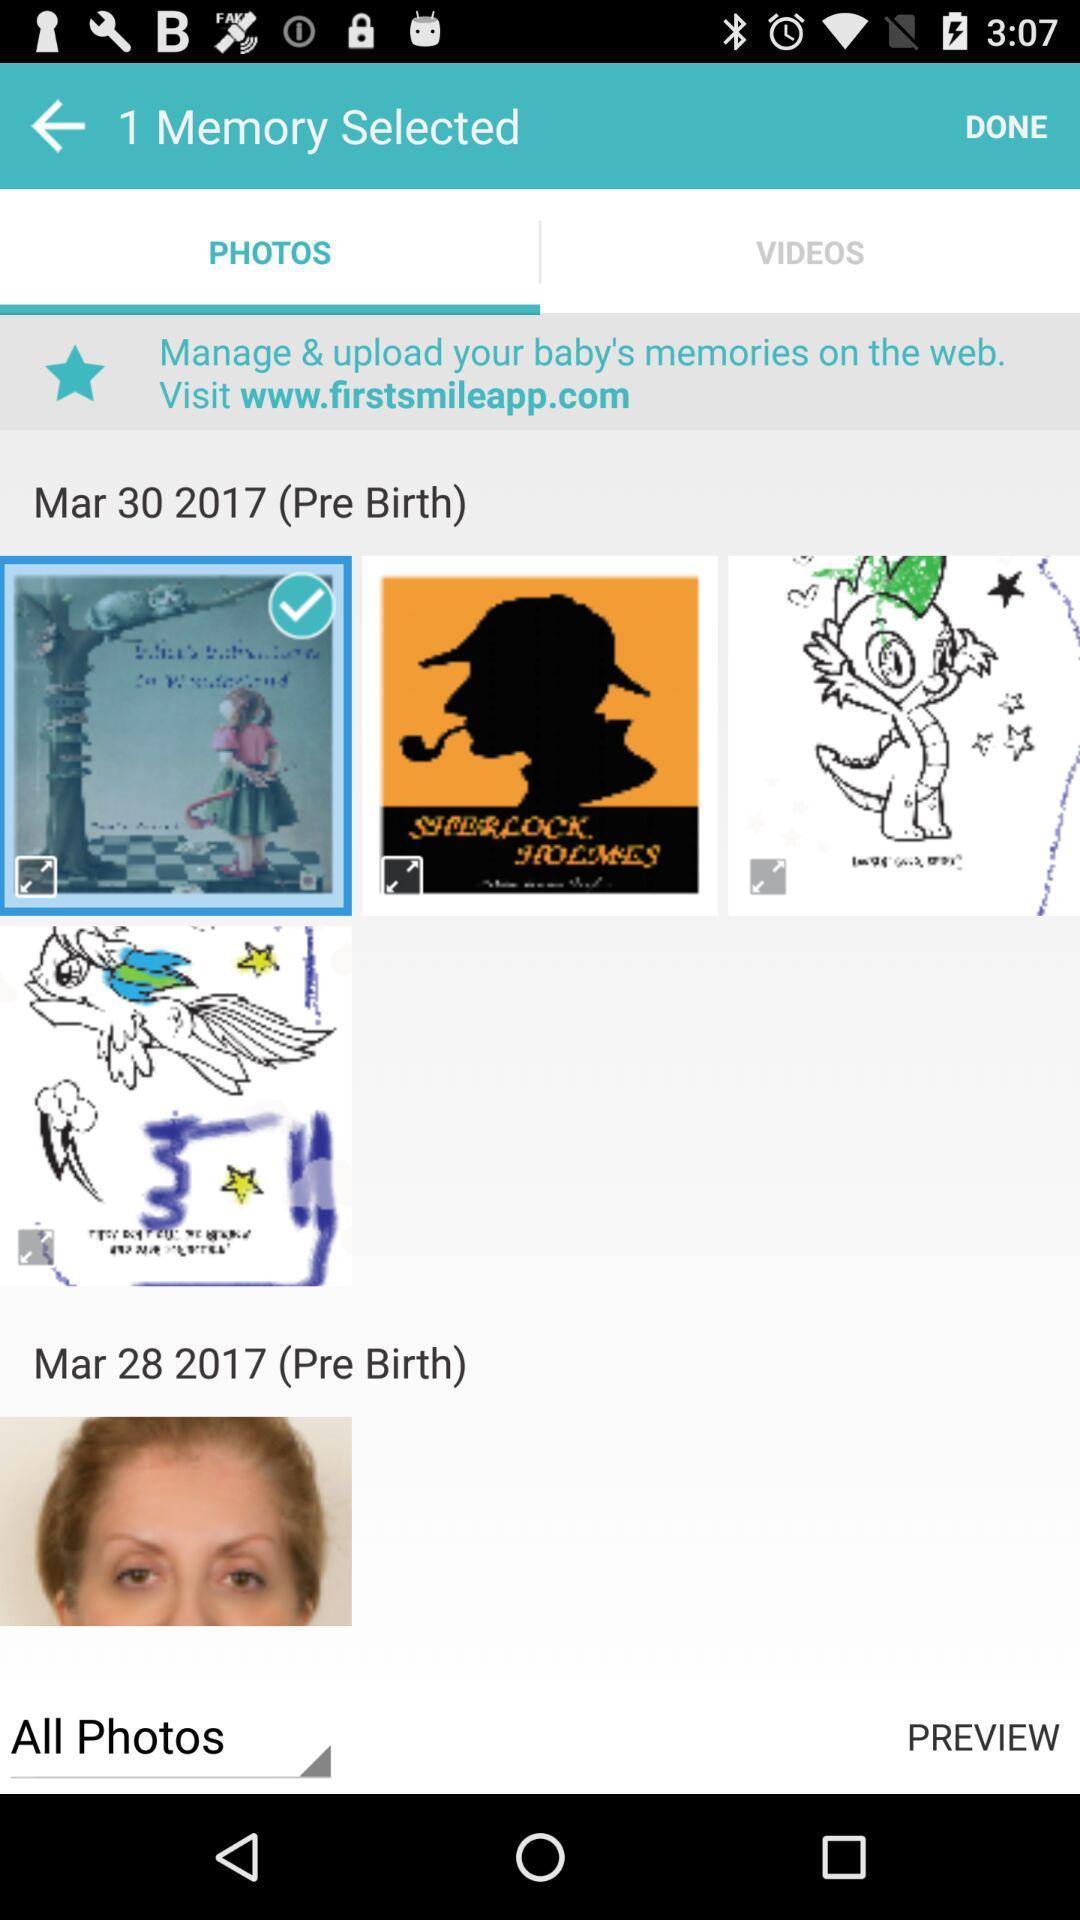 Image resolution: width=1080 pixels, height=1920 pixels. What do you see at coordinates (766, 876) in the screenshot?
I see `this image full screen` at bounding box center [766, 876].